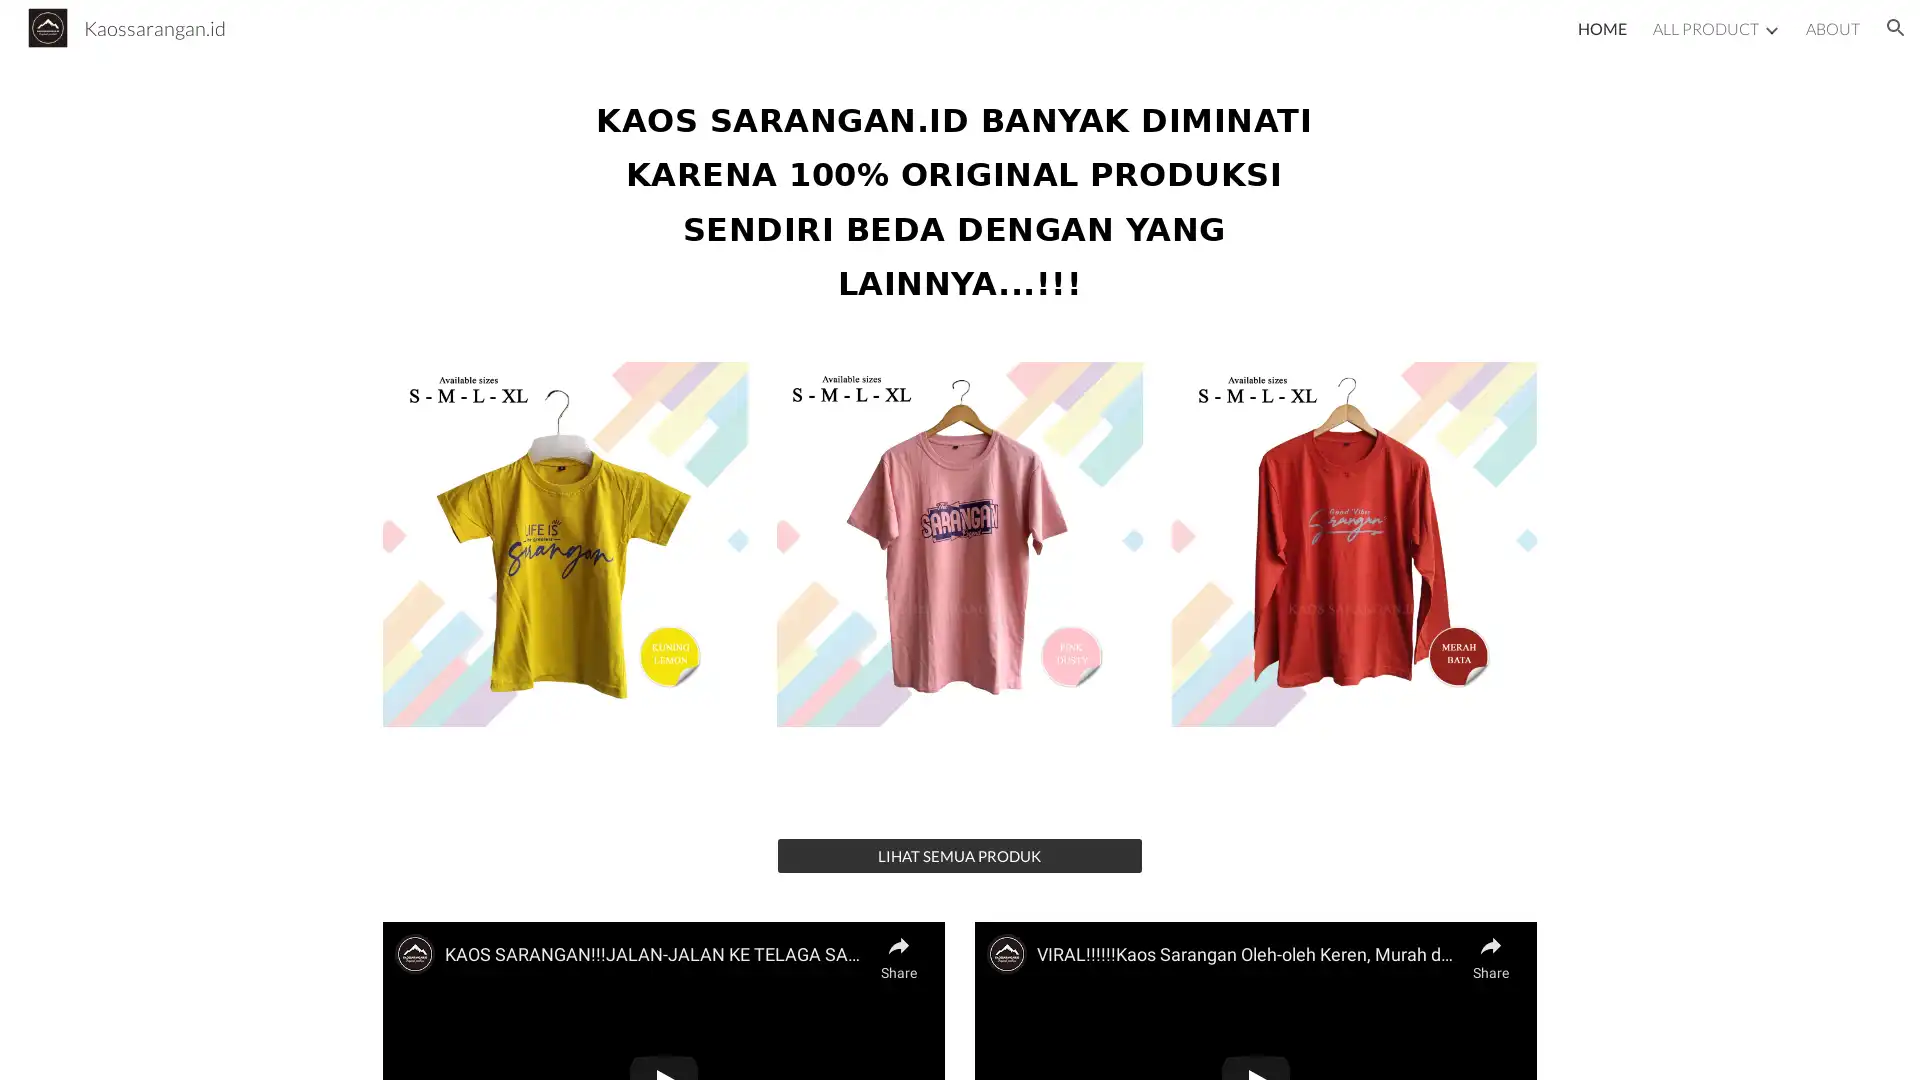  What do you see at coordinates (154, 1044) in the screenshot?
I see `Google Sites` at bounding box center [154, 1044].